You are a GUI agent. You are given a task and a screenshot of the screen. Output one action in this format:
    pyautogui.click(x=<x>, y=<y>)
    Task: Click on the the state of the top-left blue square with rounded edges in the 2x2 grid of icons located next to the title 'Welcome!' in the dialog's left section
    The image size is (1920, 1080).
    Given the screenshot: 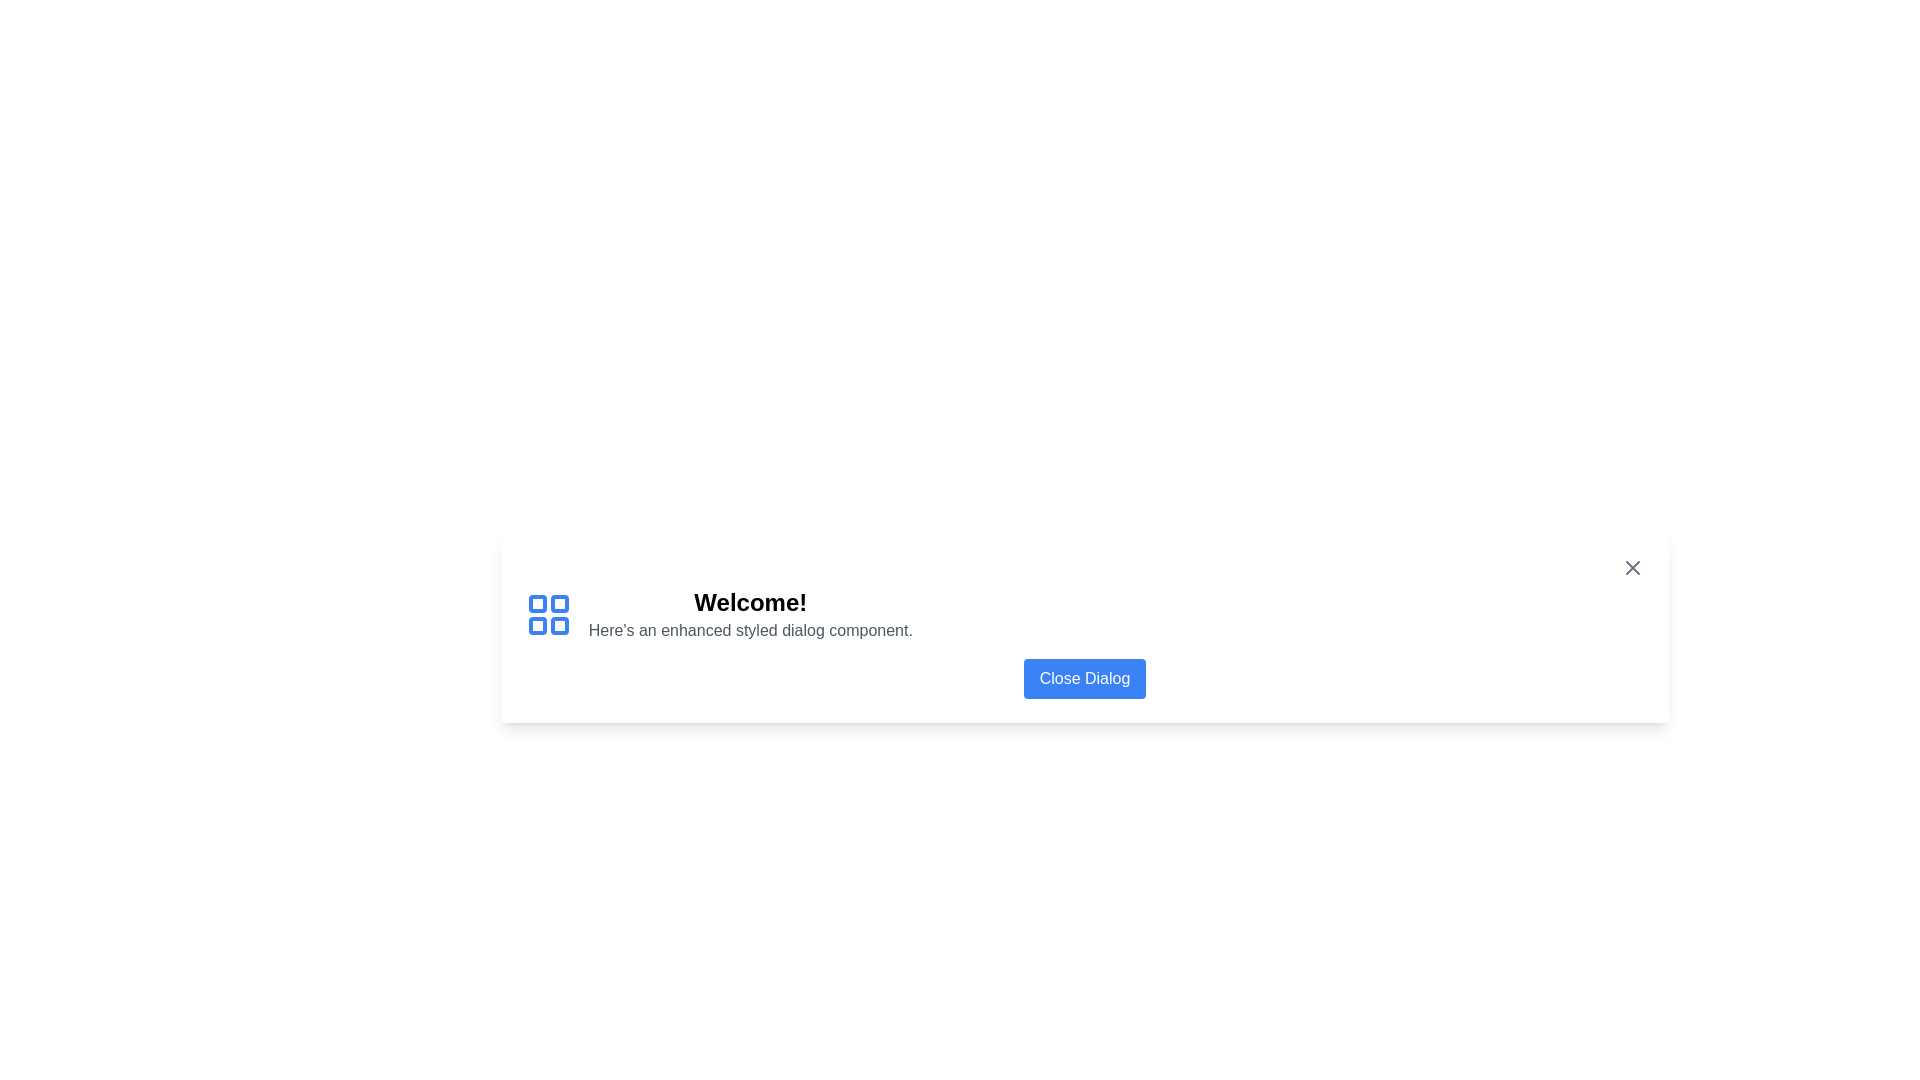 What is the action you would take?
    pyautogui.click(x=537, y=602)
    